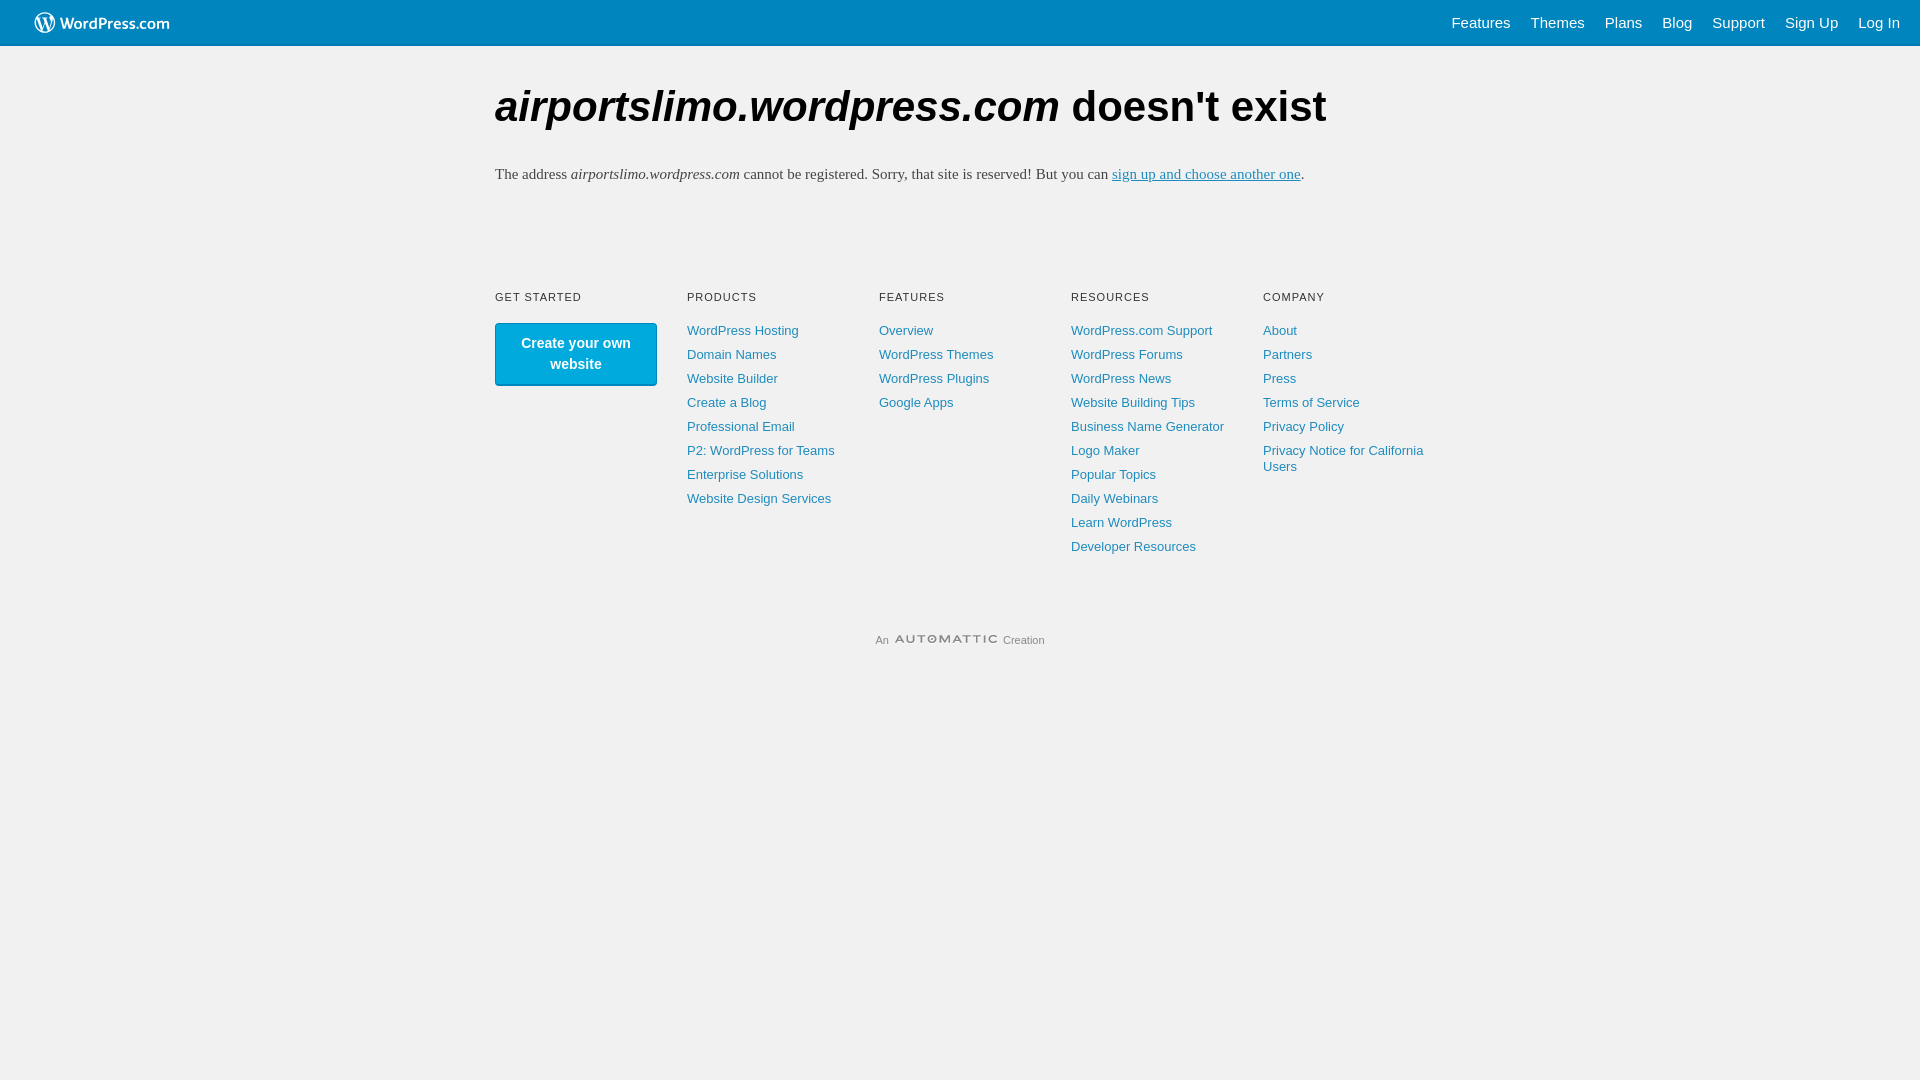  Describe the element at coordinates (760, 450) in the screenshot. I see `'P2: WordPress for Teams'` at that location.